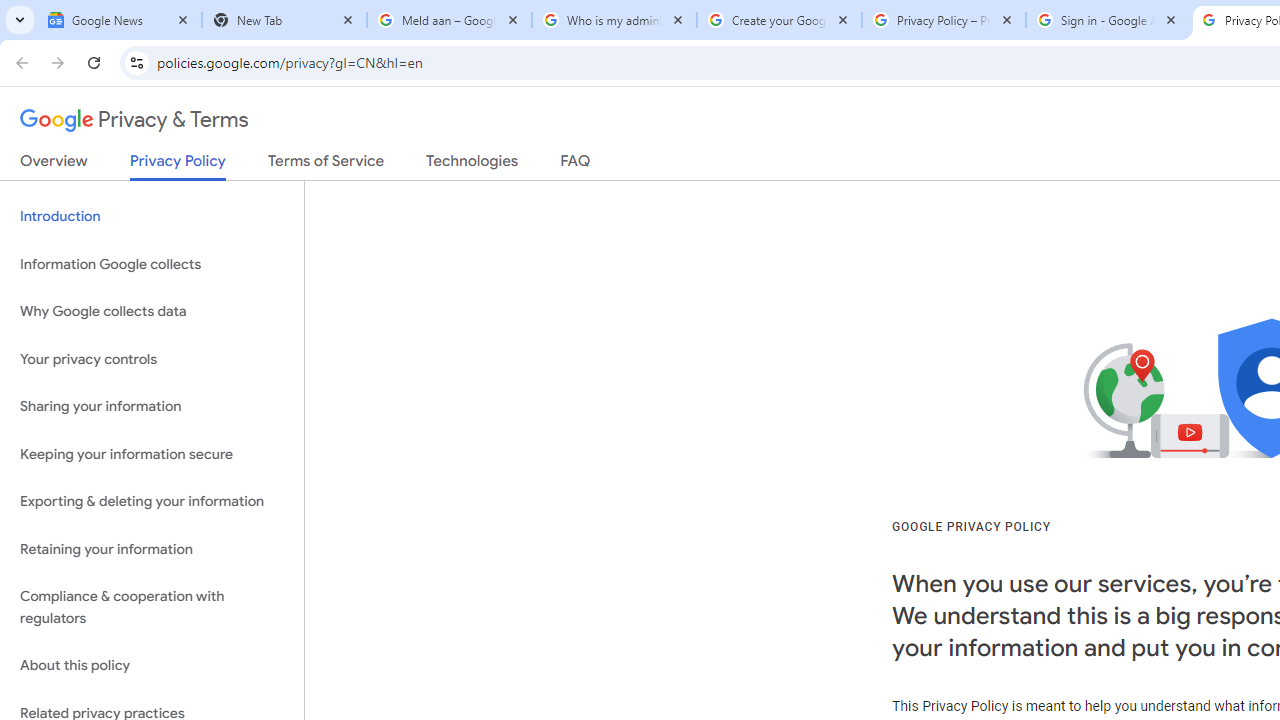 Image resolution: width=1280 pixels, height=720 pixels. What do you see at coordinates (151, 358) in the screenshot?
I see `'Your privacy controls'` at bounding box center [151, 358].